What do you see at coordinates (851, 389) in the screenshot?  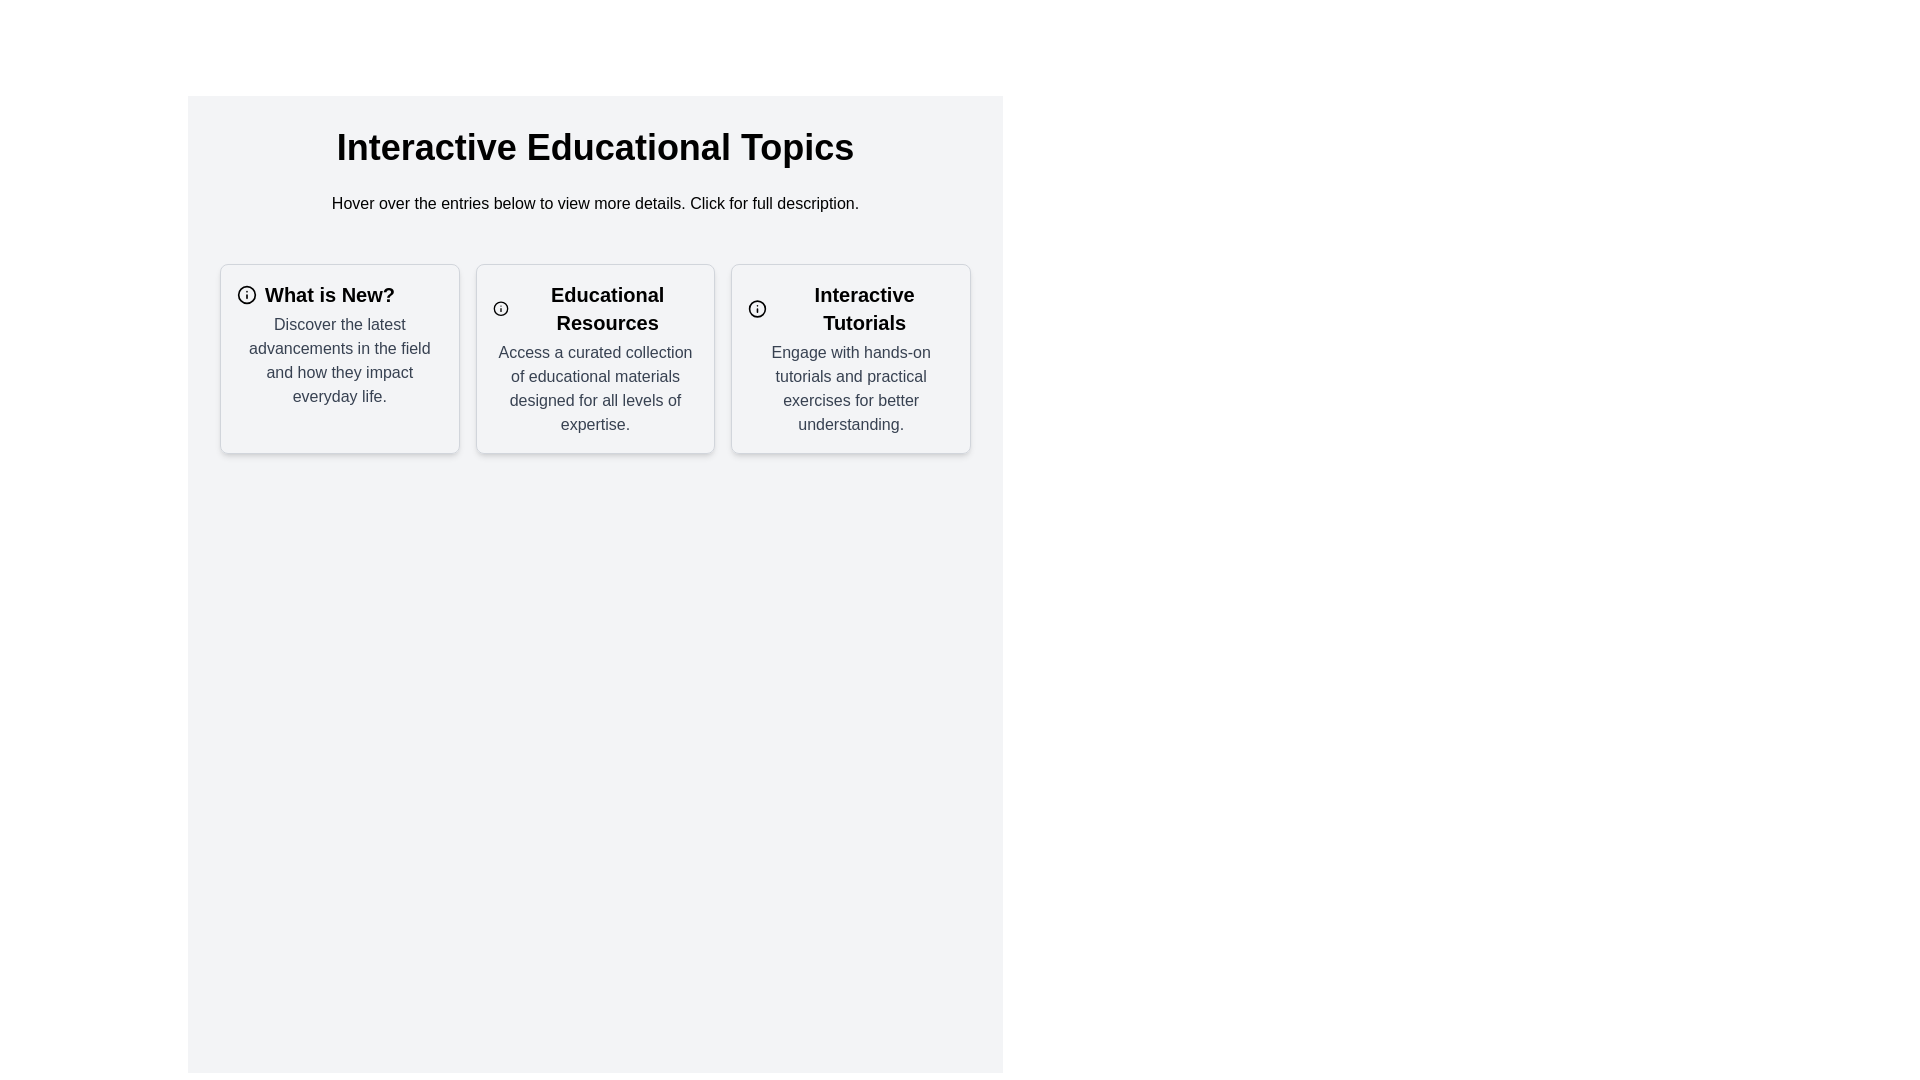 I see `the text label providing contextual information for the 'Interactive Tutorials' section, located within the third card-like component from the left side of the interface` at bounding box center [851, 389].